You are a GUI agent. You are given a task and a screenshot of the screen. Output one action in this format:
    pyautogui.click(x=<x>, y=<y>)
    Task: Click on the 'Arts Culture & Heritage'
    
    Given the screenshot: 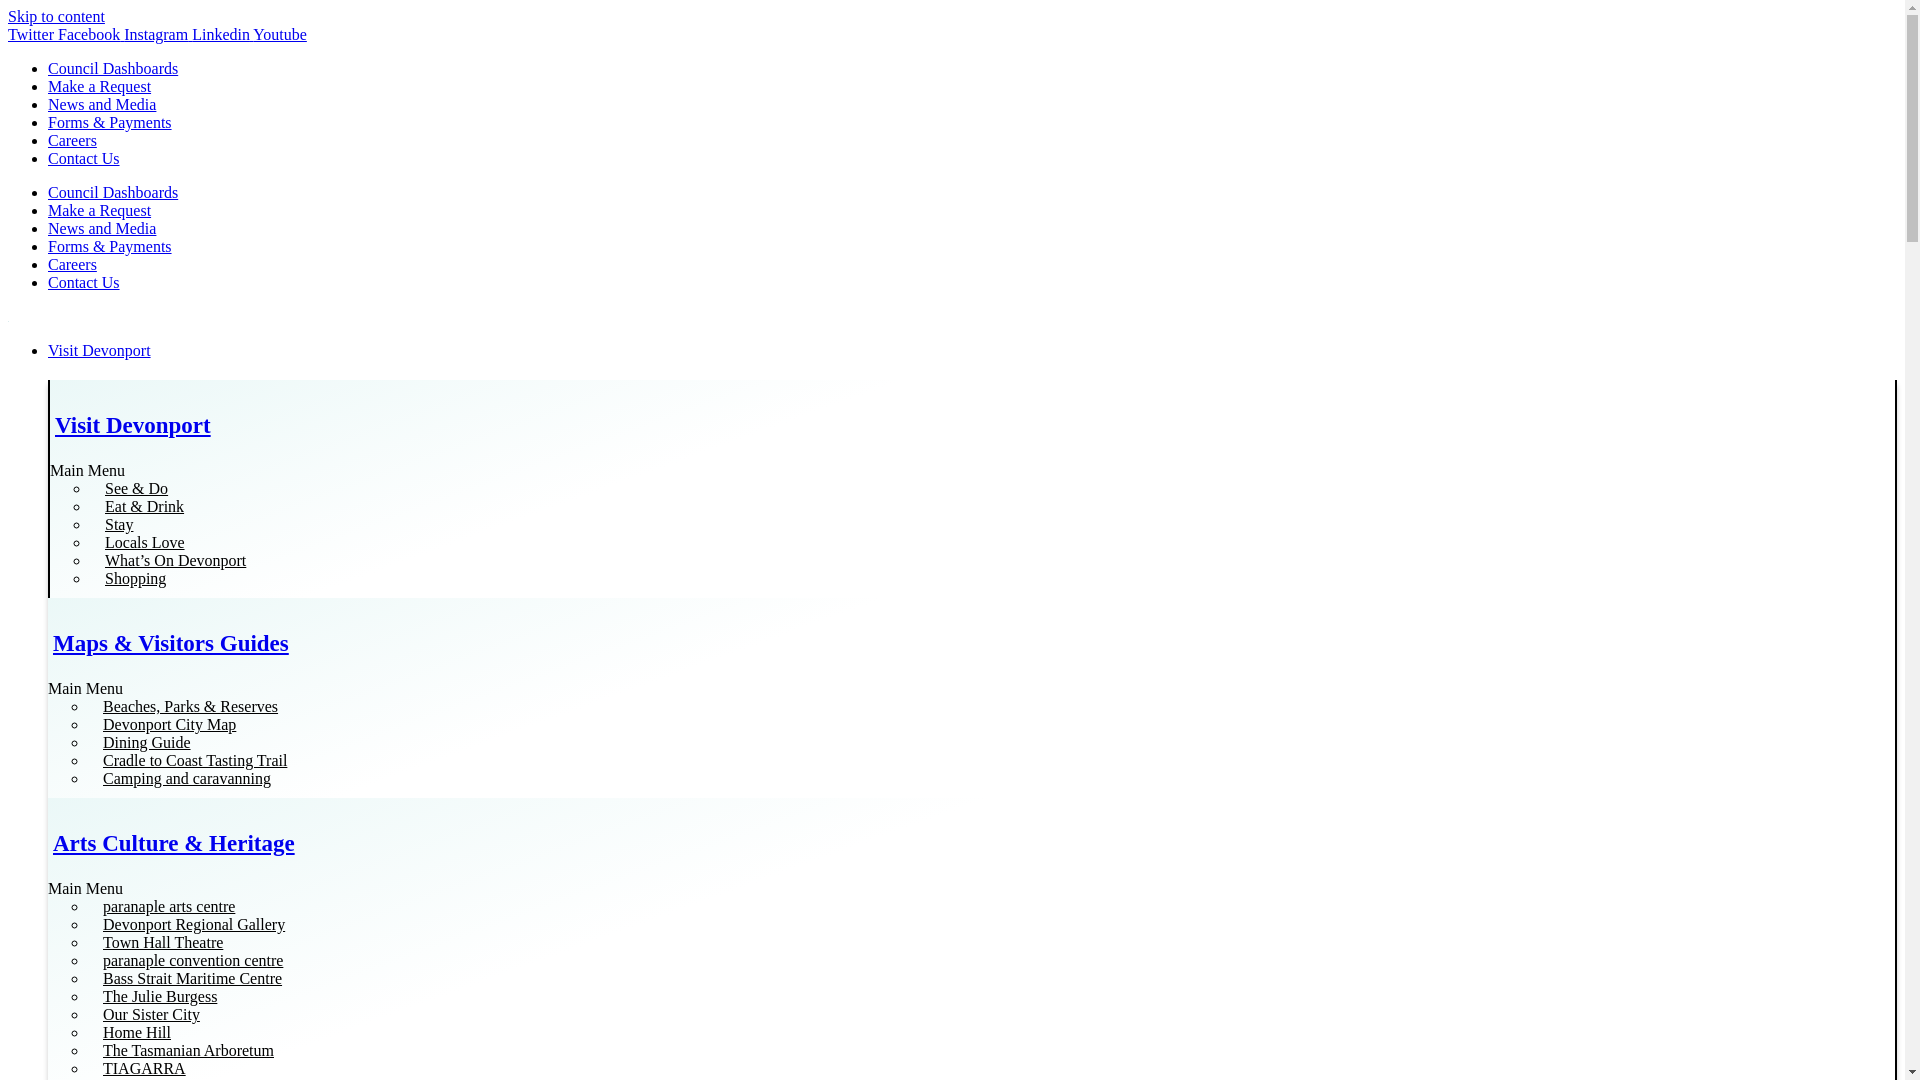 What is the action you would take?
    pyautogui.click(x=173, y=843)
    